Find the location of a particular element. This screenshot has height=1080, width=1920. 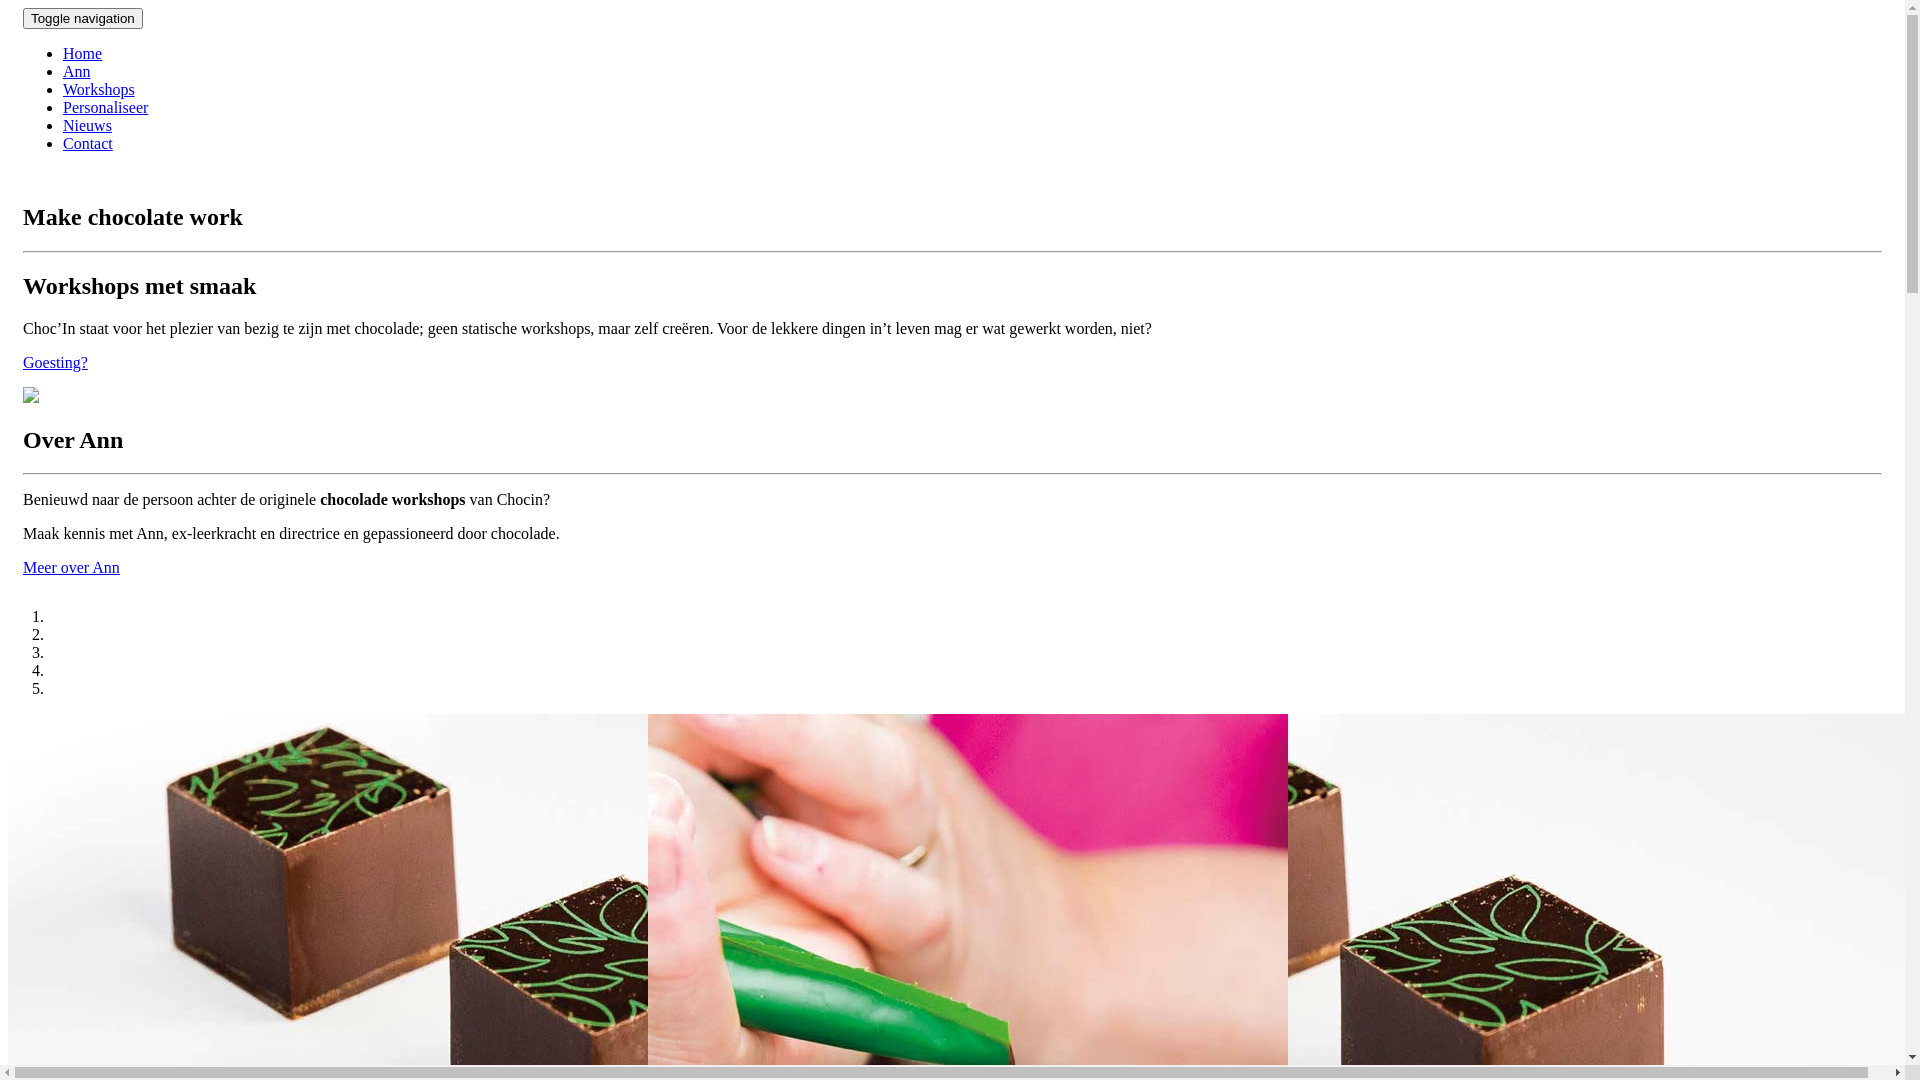

'Toggle navigation' is located at coordinates (81, 18).